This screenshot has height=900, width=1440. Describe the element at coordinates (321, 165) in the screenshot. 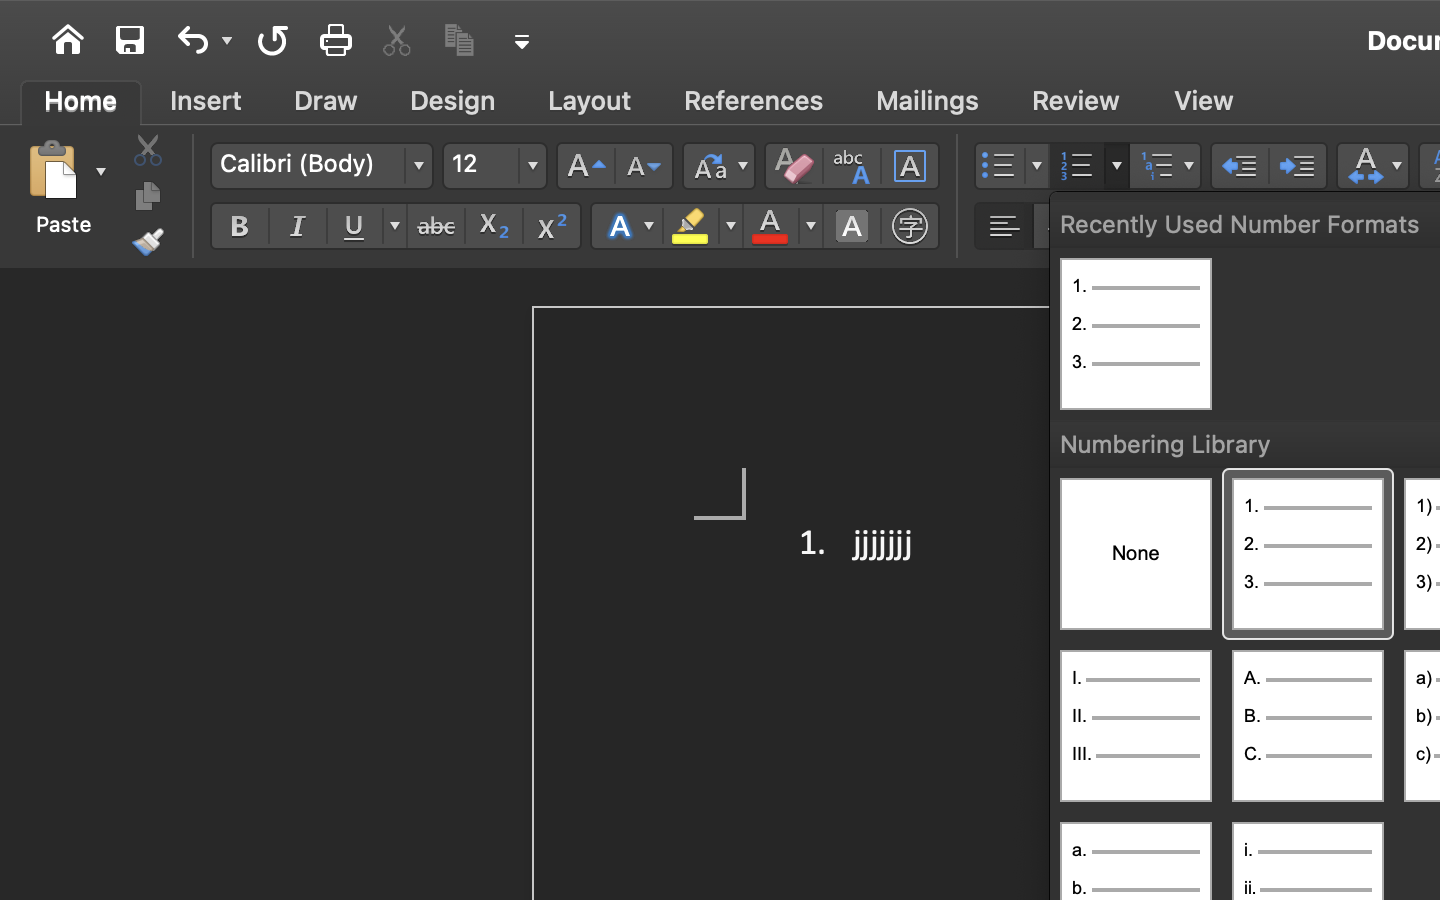

I see `'Calibri (Body)'` at that location.